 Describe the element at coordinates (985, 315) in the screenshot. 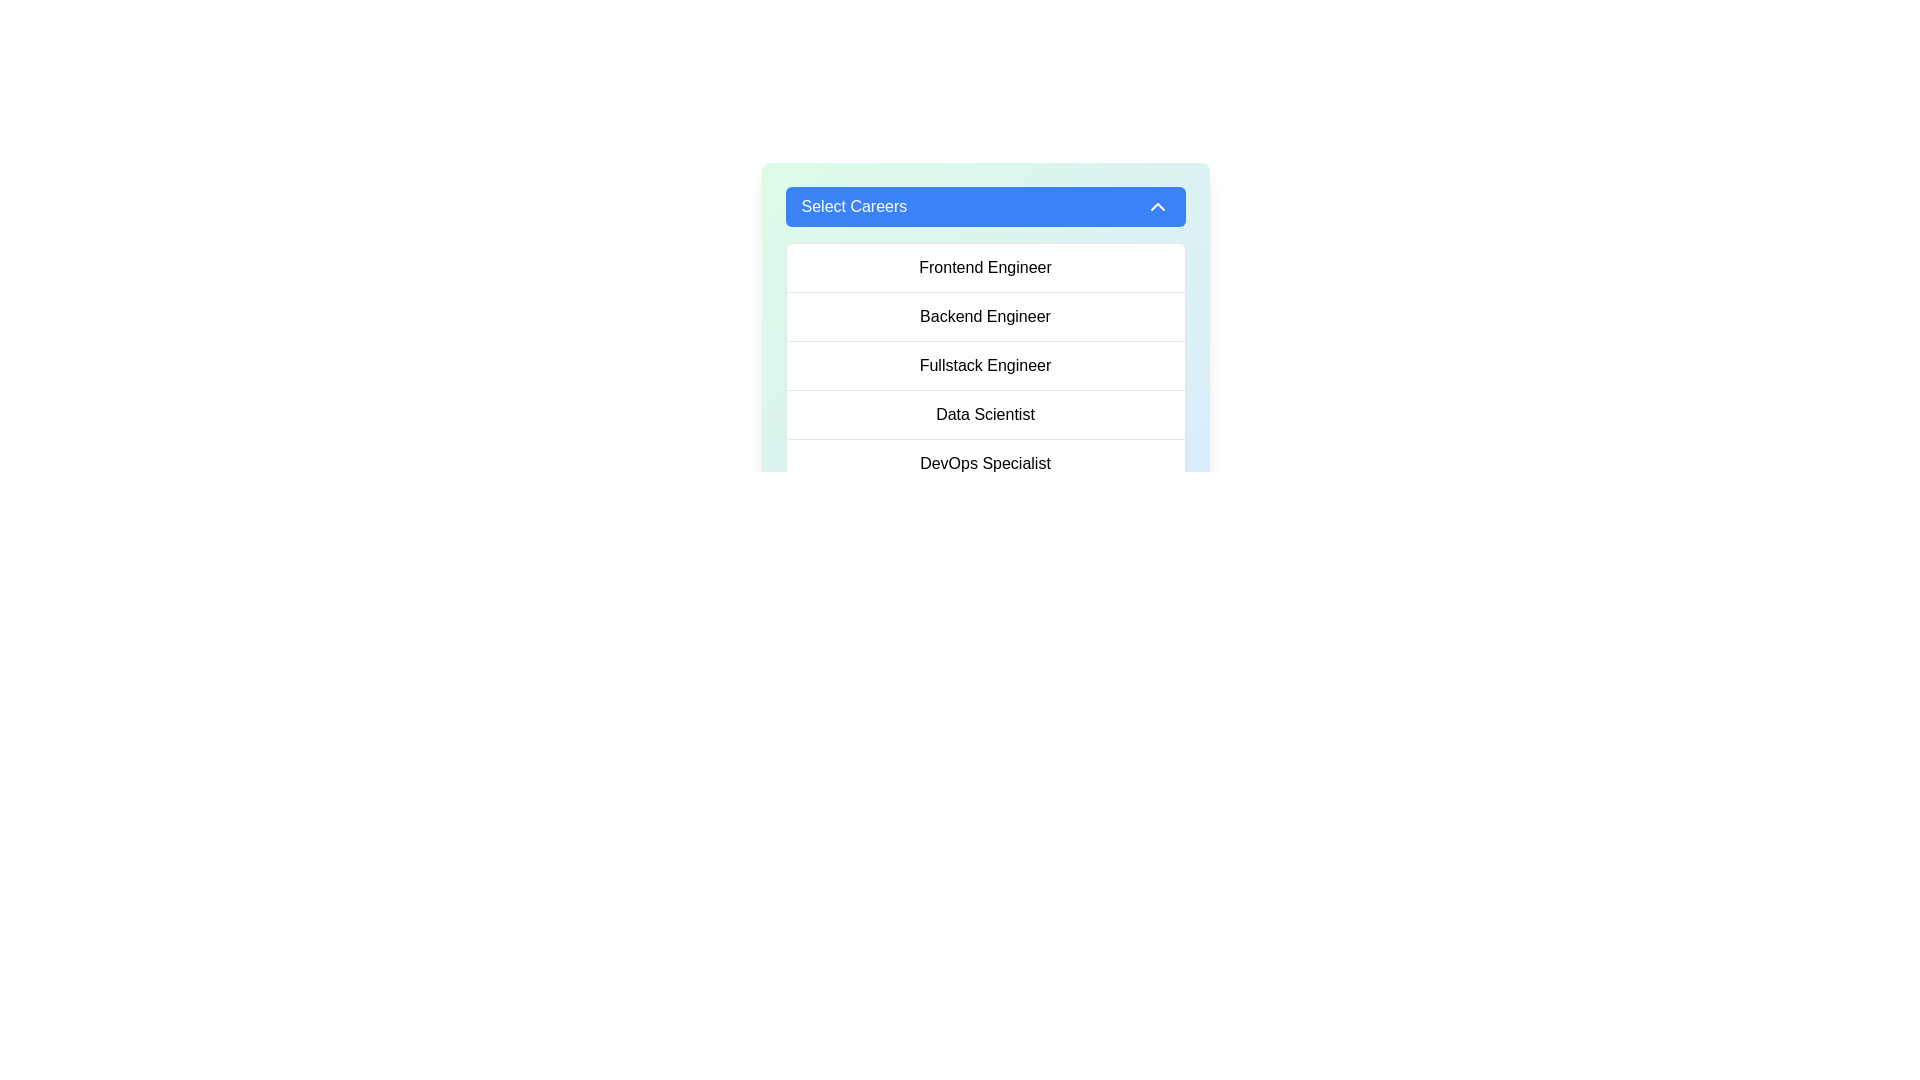

I see `the text 'Backend Engineer' in the dropdown menu` at that location.